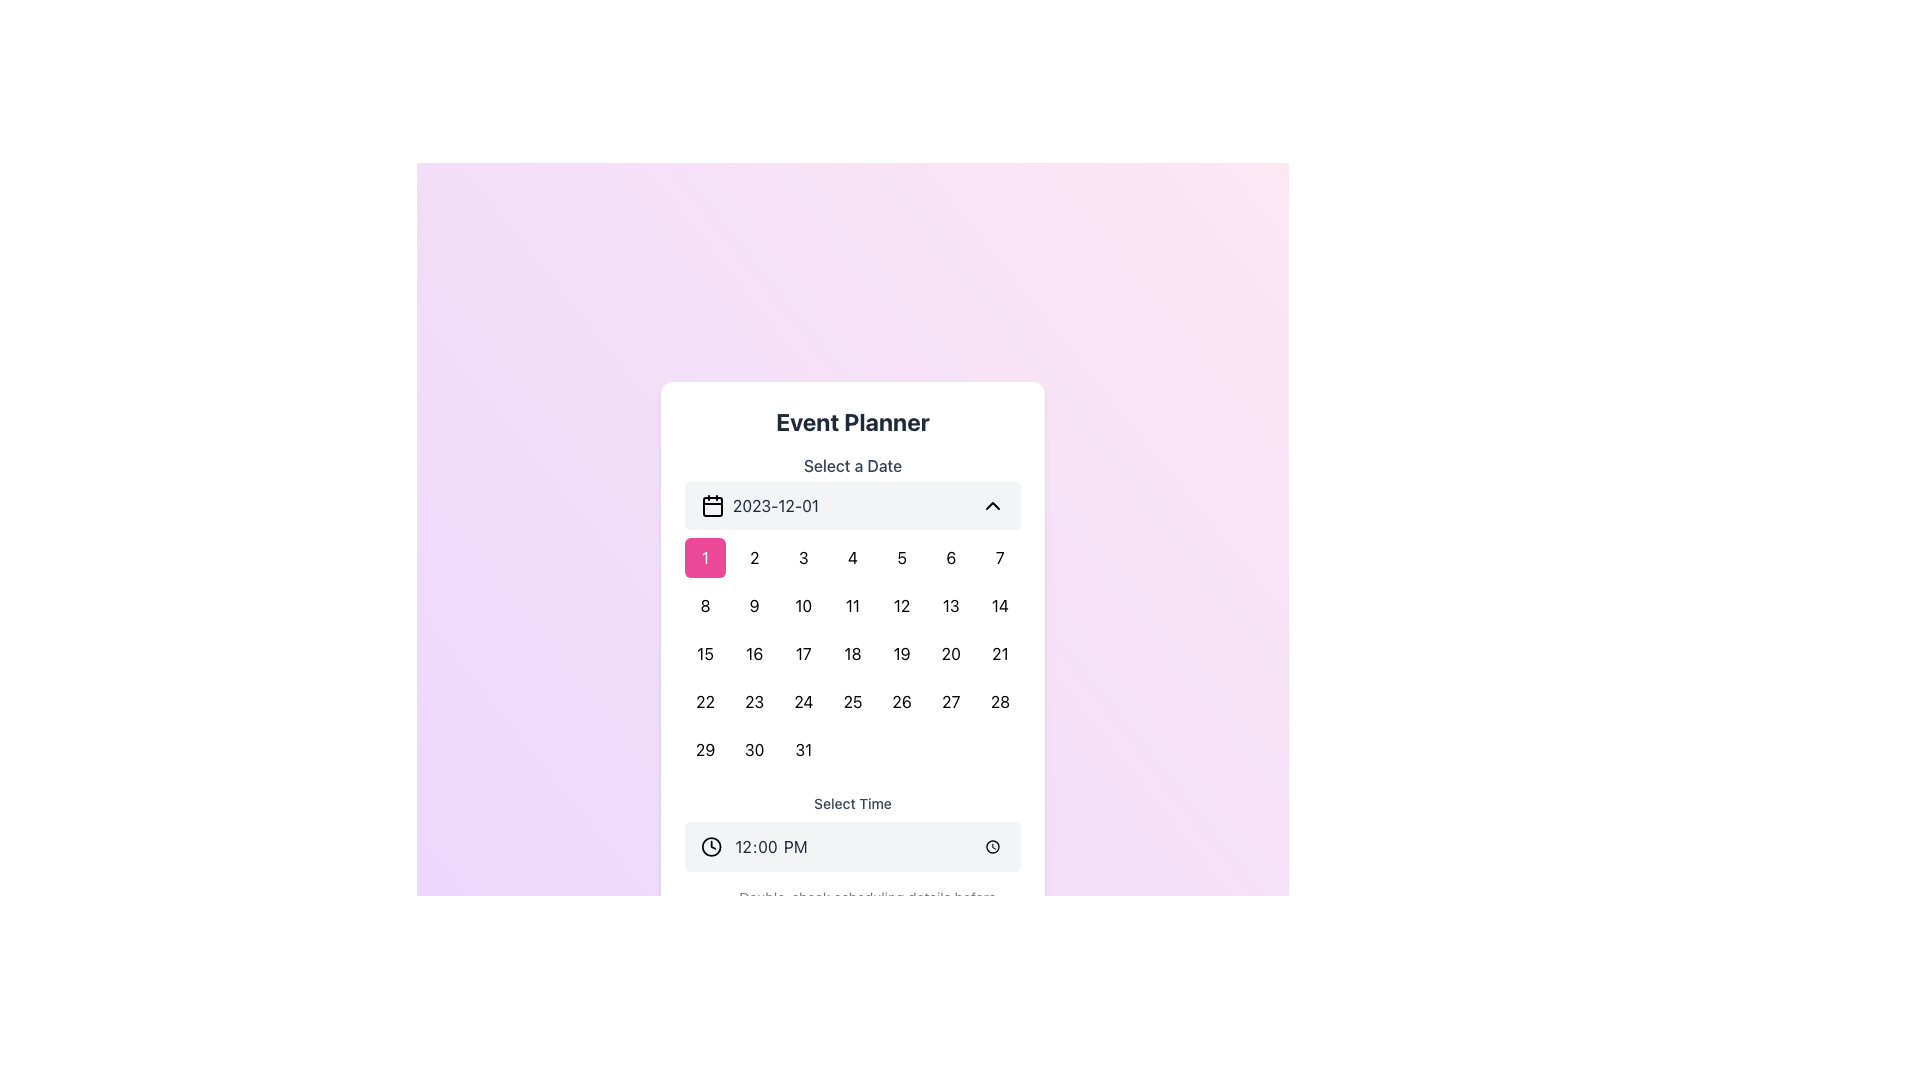  What do you see at coordinates (853, 654) in the screenshot?
I see `the '18' button on the calendar` at bounding box center [853, 654].